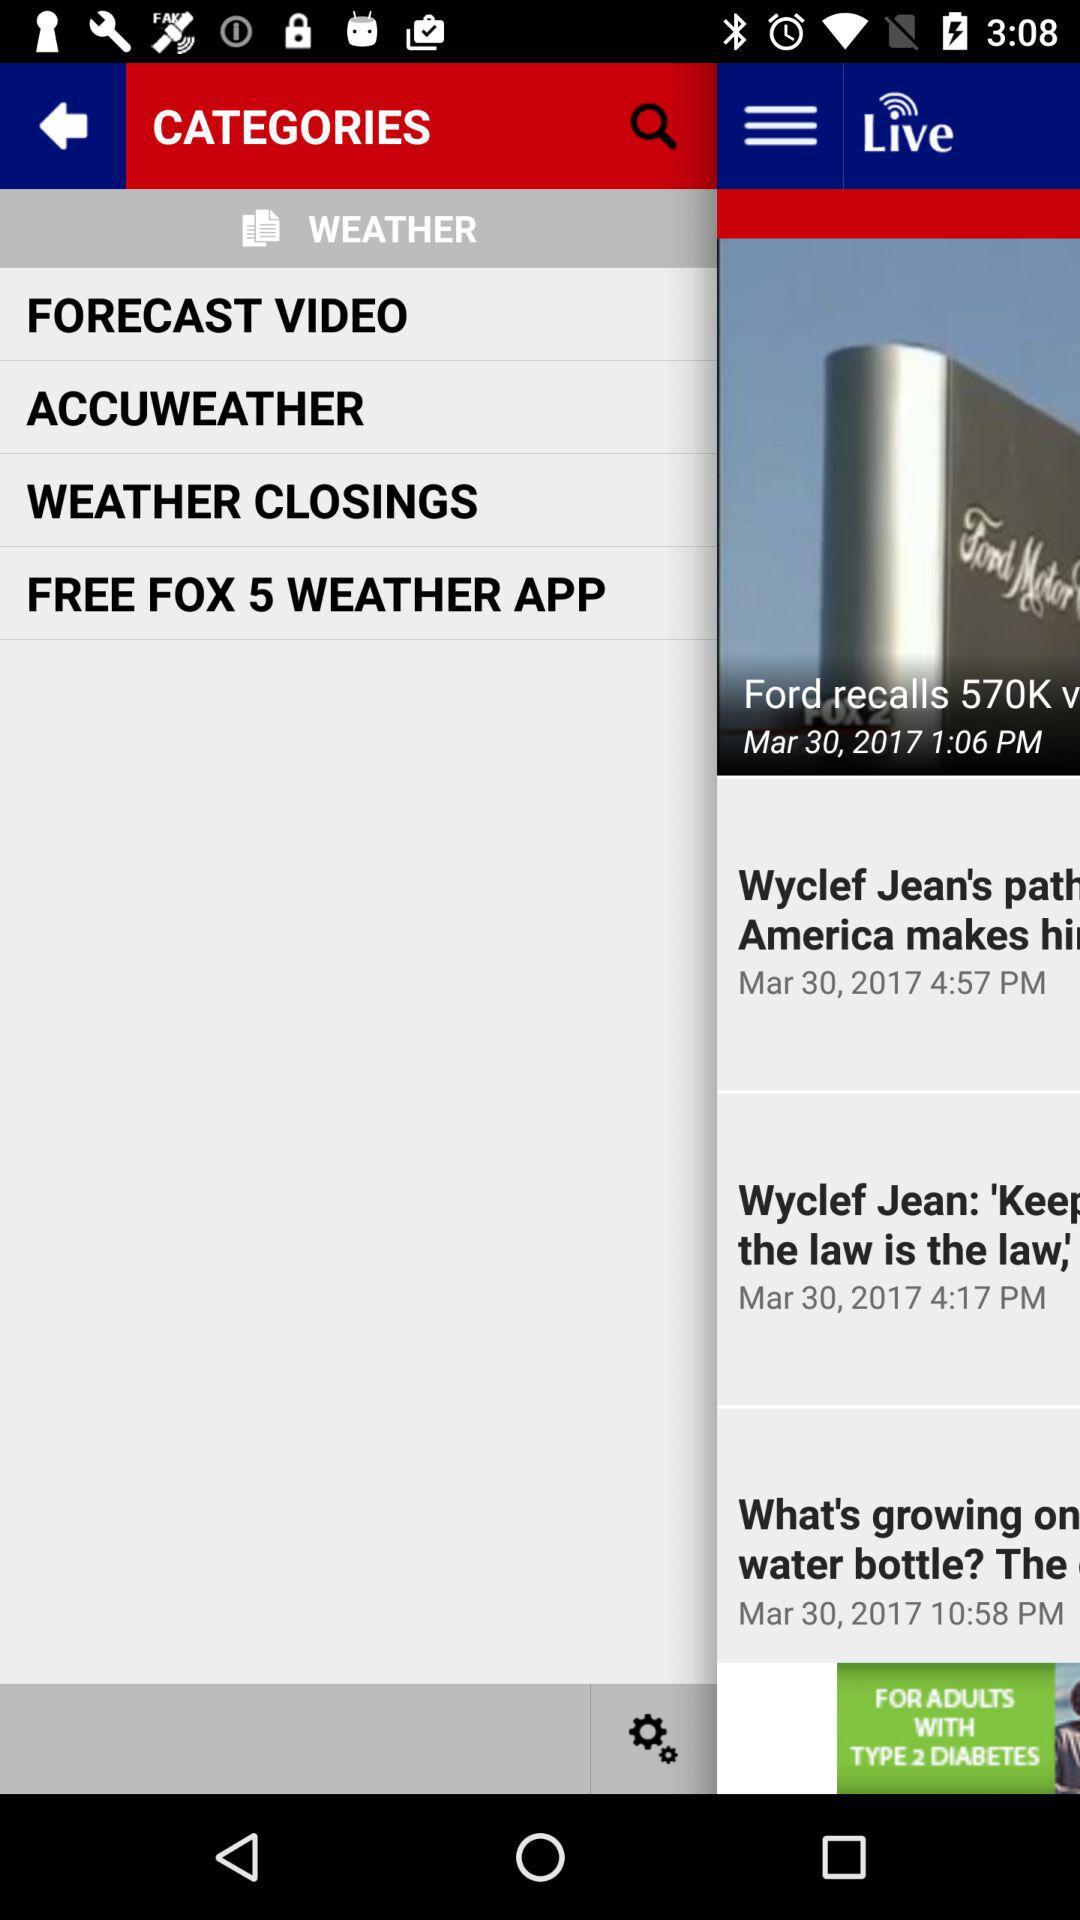  Describe the element at coordinates (906, 124) in the screenshot. I see `lived check the button` at that location.